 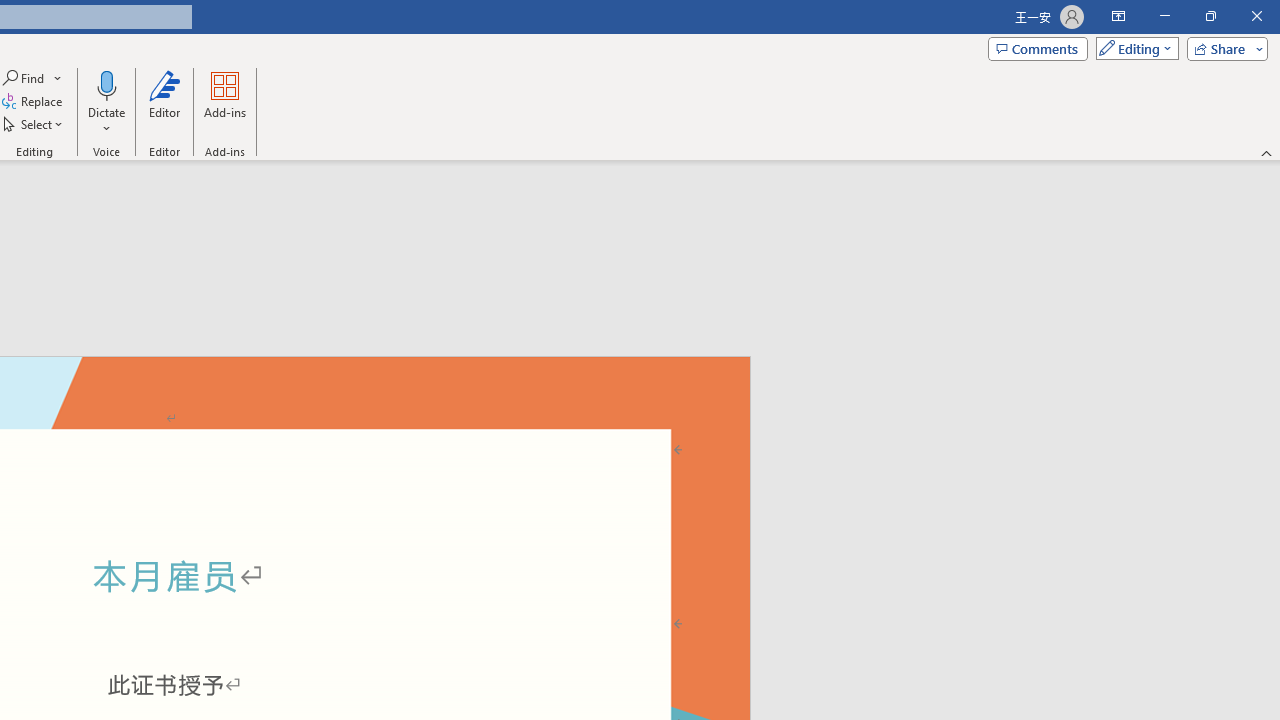 What do you see at coordinates (1222, 47) in the screenshot?
I see `'Share'` at bounding box center [1222, 47].